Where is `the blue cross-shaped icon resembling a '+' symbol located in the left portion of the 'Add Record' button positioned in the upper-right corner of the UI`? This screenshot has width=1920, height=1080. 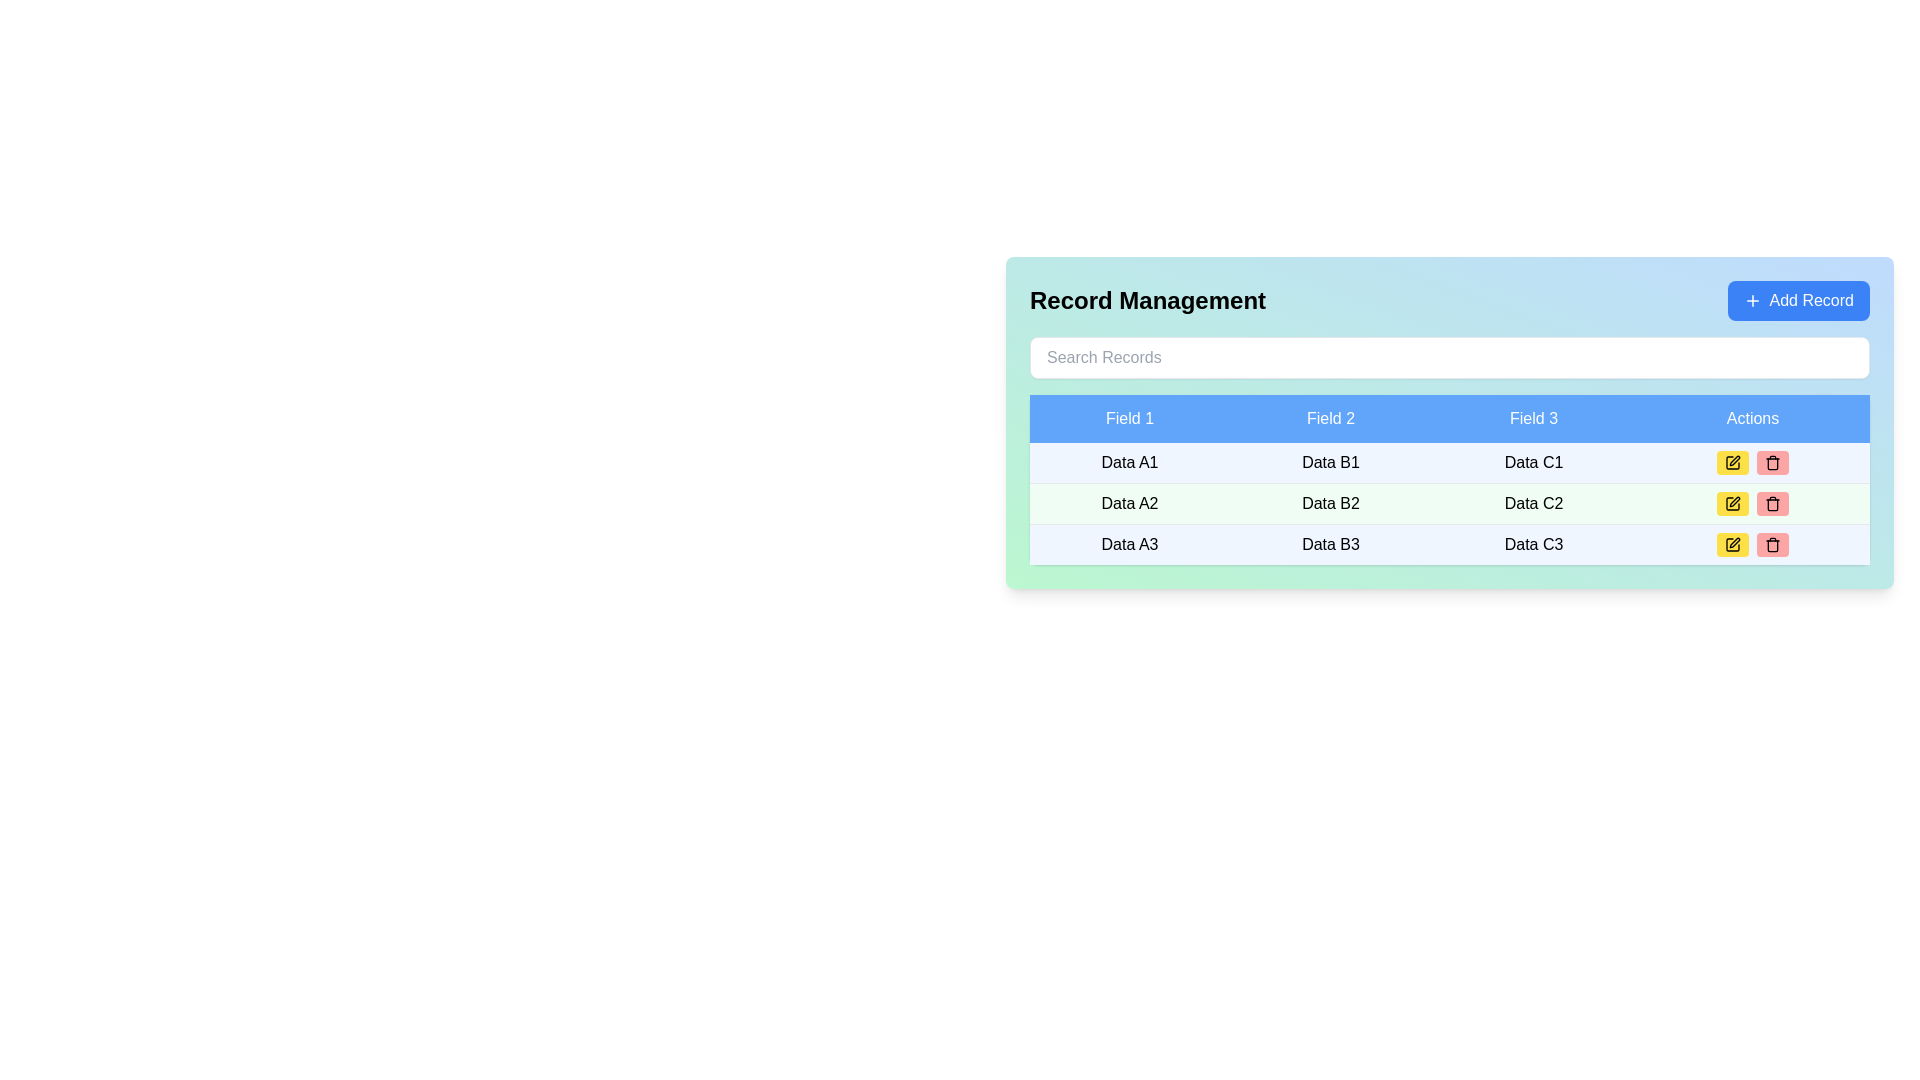
the blue cross-shaped icon resembling a '+' symbol located in the left portion of the 'Add Record' button positioned in the upper-right corner of the UI is located at coordinates (1751, 300).